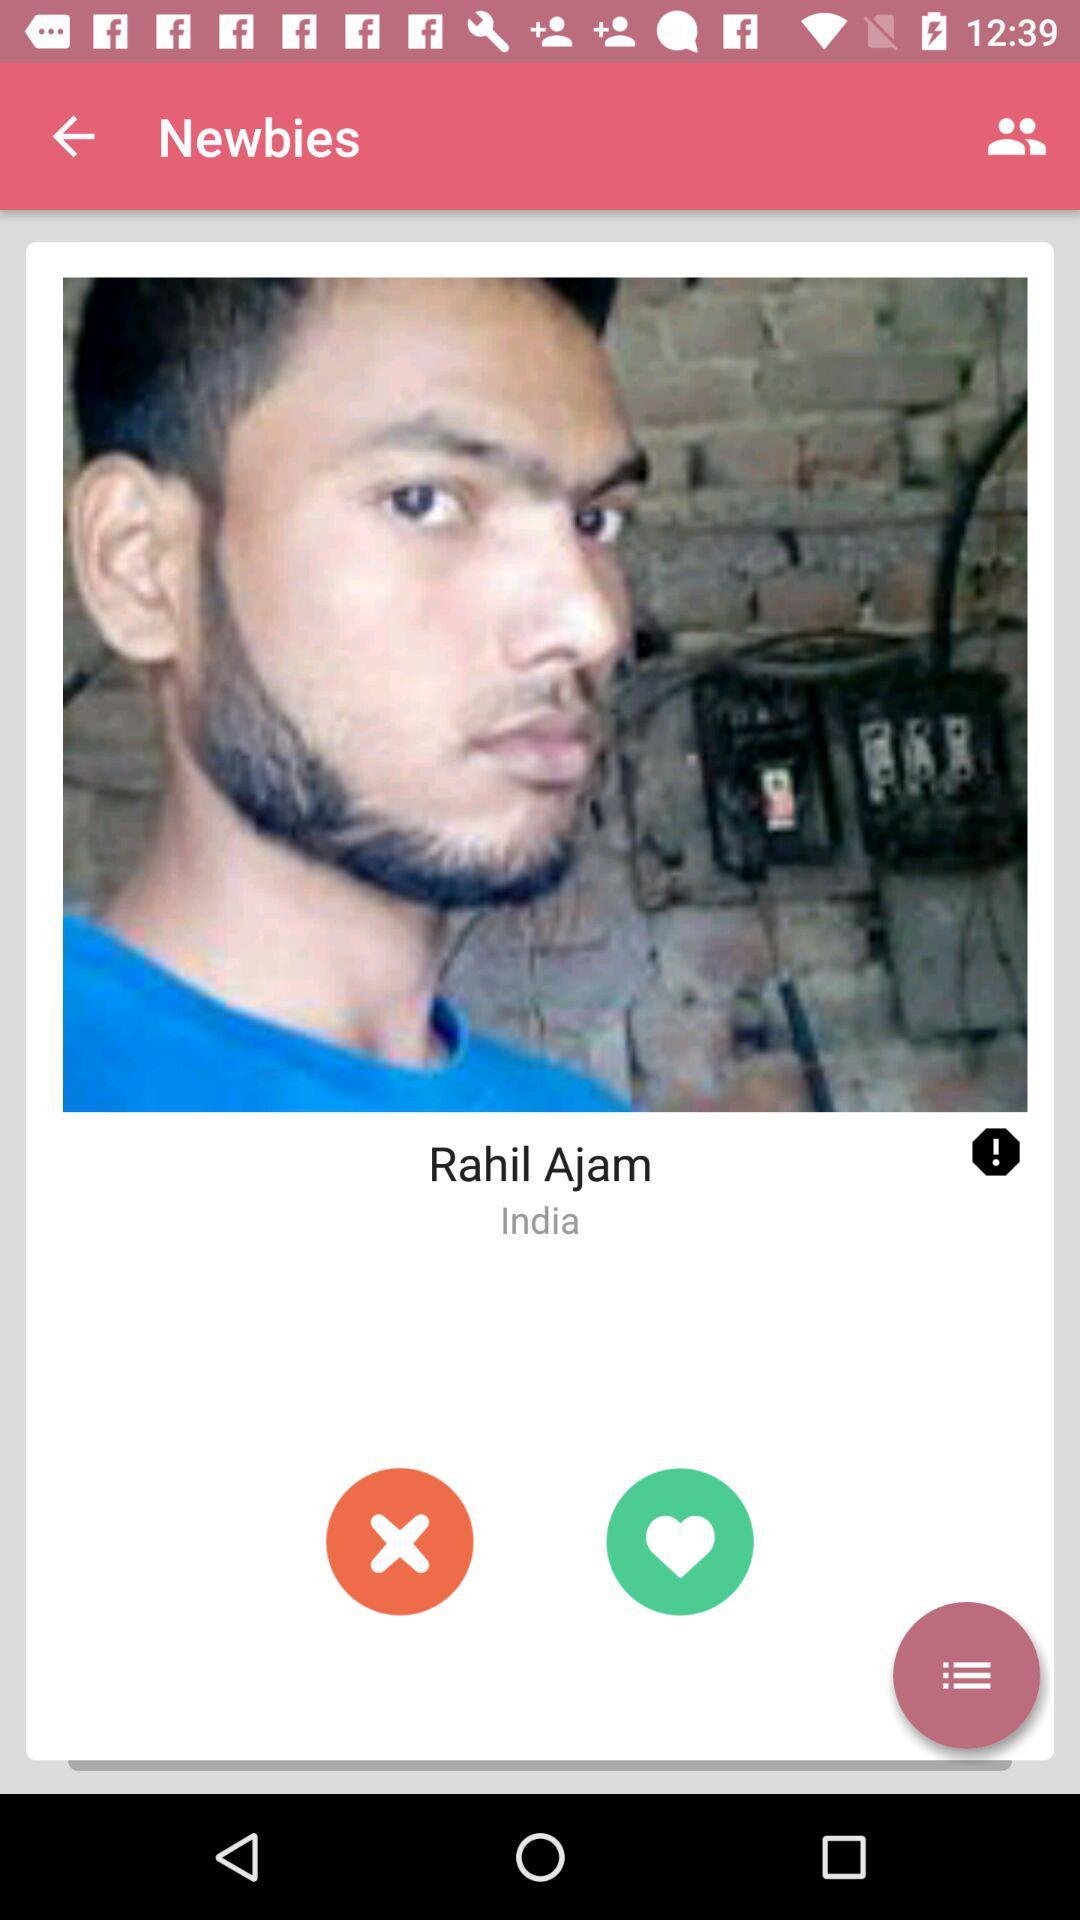  What do you see at coordinates (965, 1675) in the screenshot?
I see `click menu` at bounding box center [965, 1675].